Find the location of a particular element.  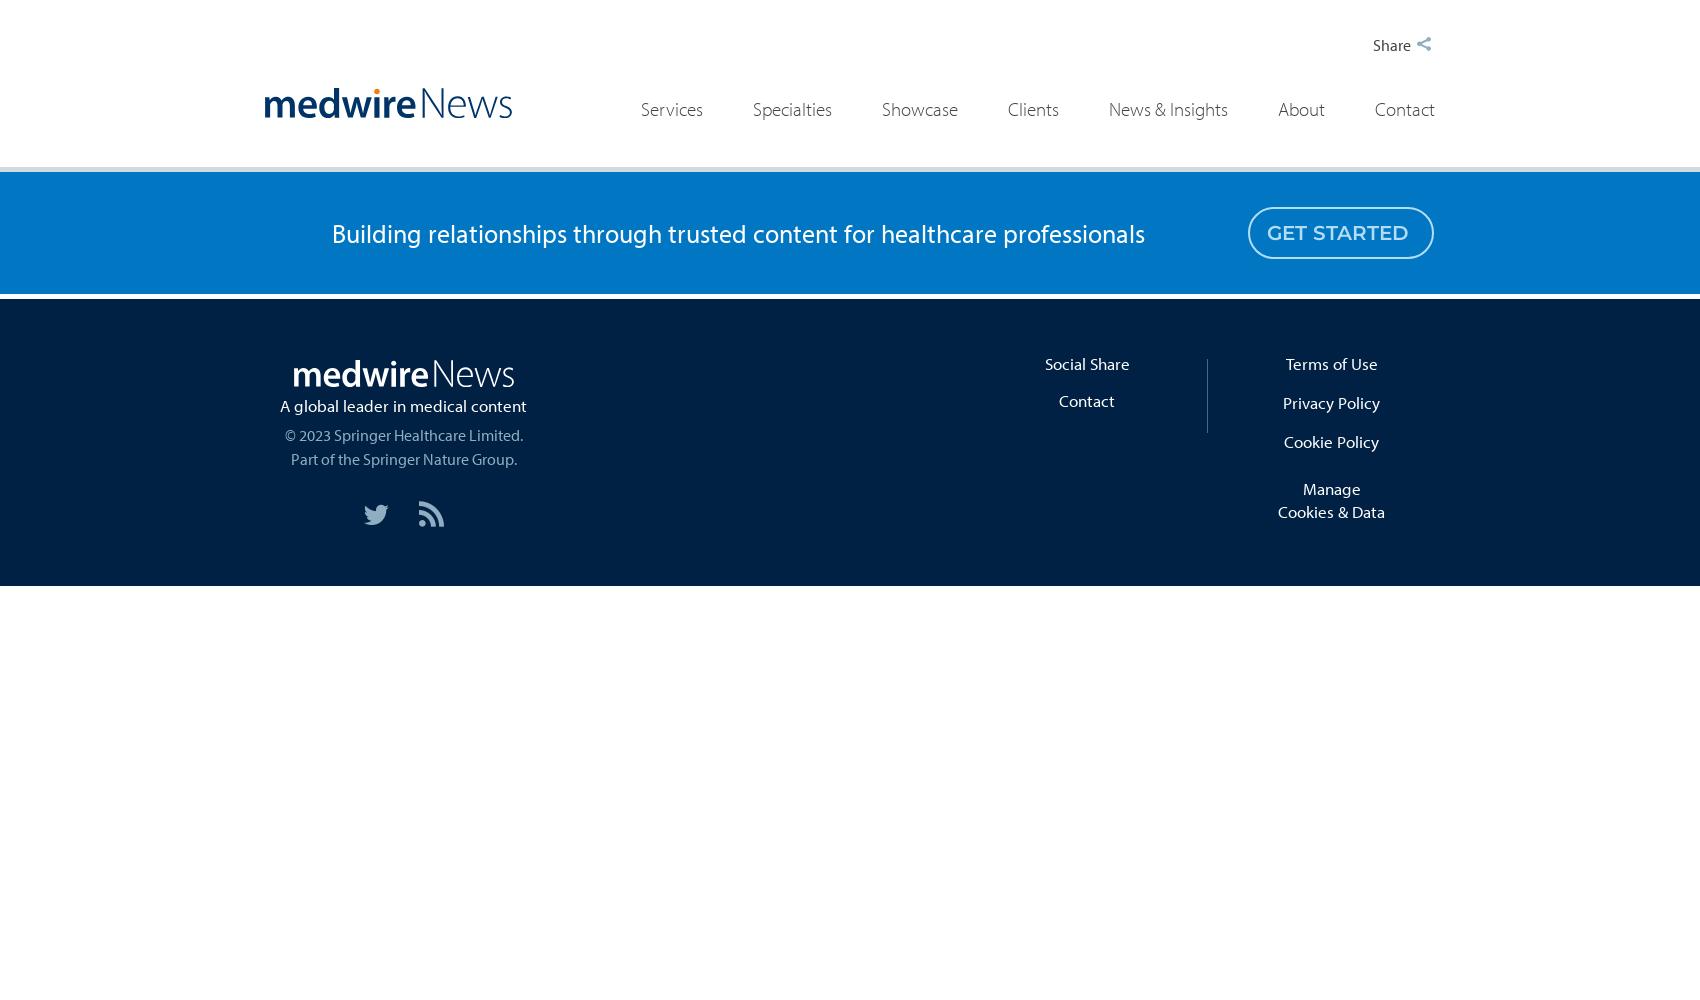

'Services' is located at coordinates (670, 108).